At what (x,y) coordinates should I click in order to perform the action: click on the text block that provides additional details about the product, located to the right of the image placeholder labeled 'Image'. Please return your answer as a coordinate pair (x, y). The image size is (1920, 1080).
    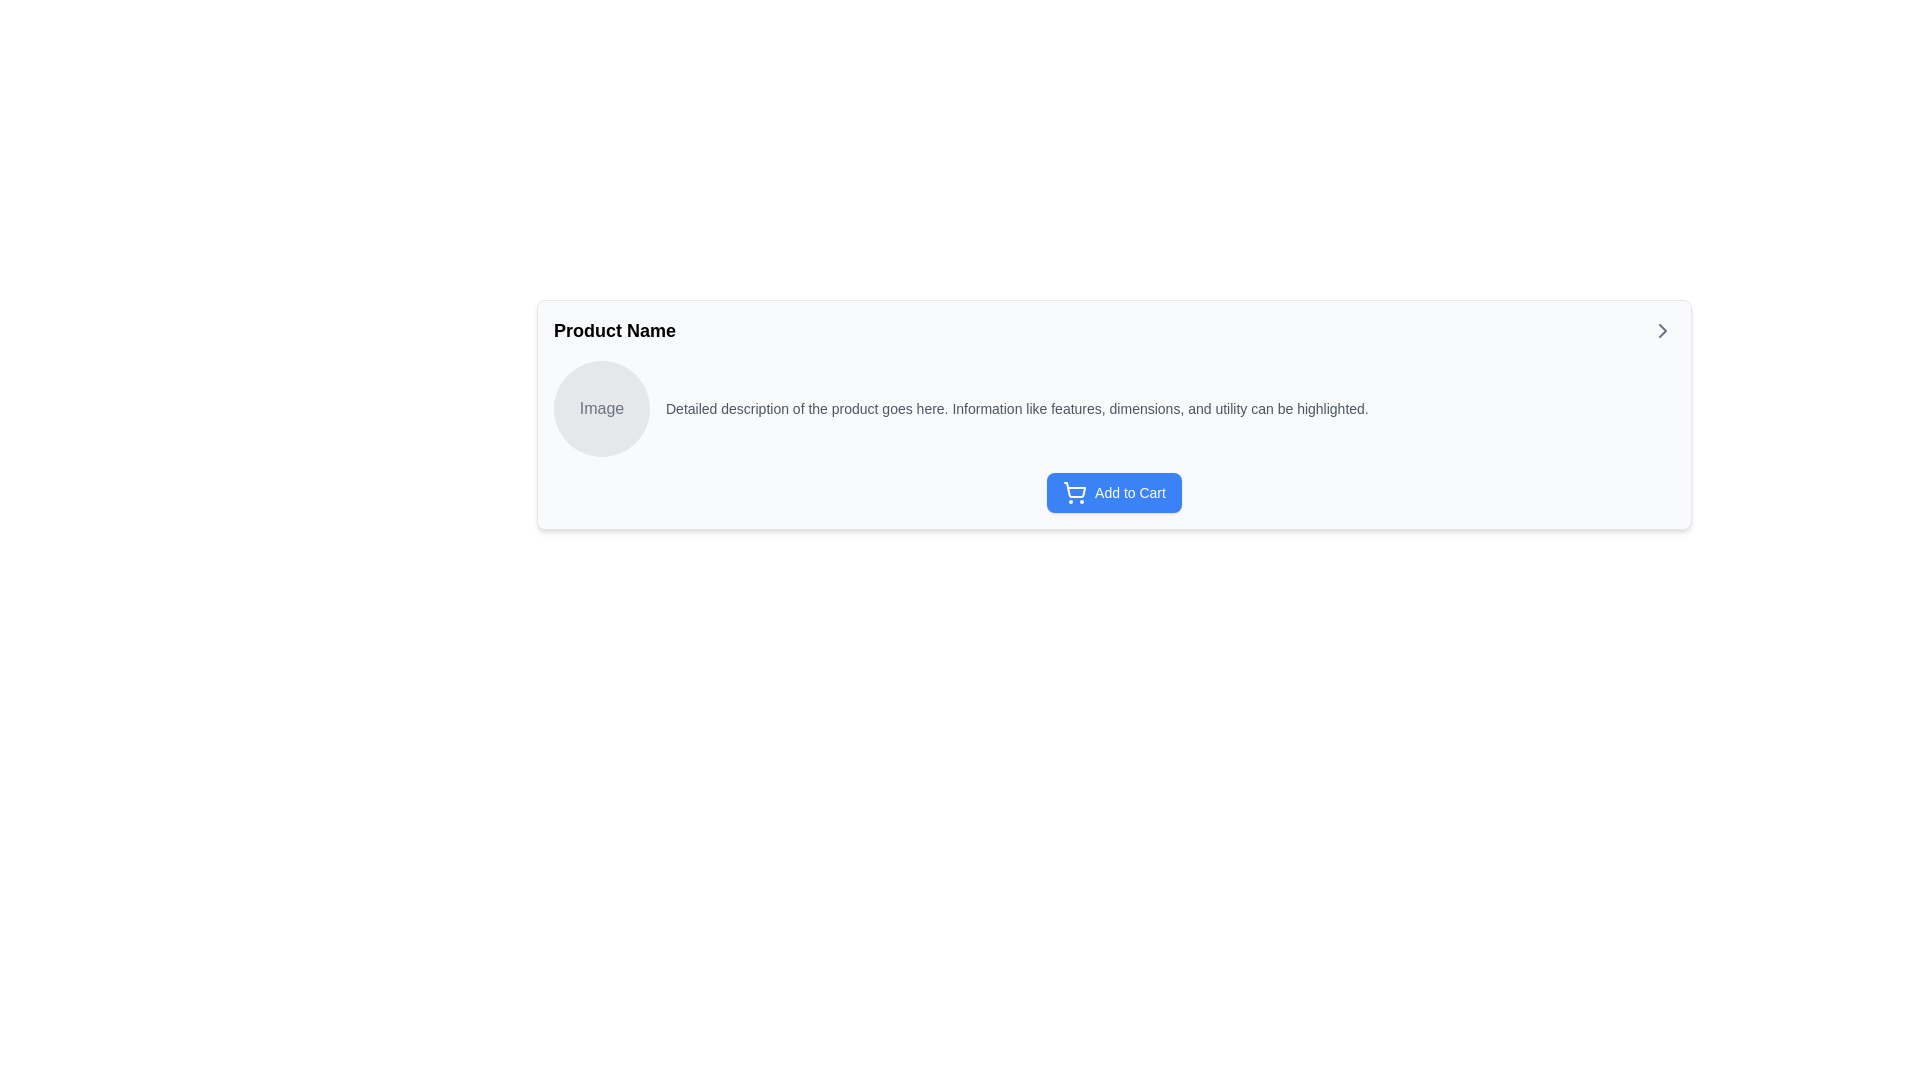
    Looking at the image, I should click on (1017, 407).